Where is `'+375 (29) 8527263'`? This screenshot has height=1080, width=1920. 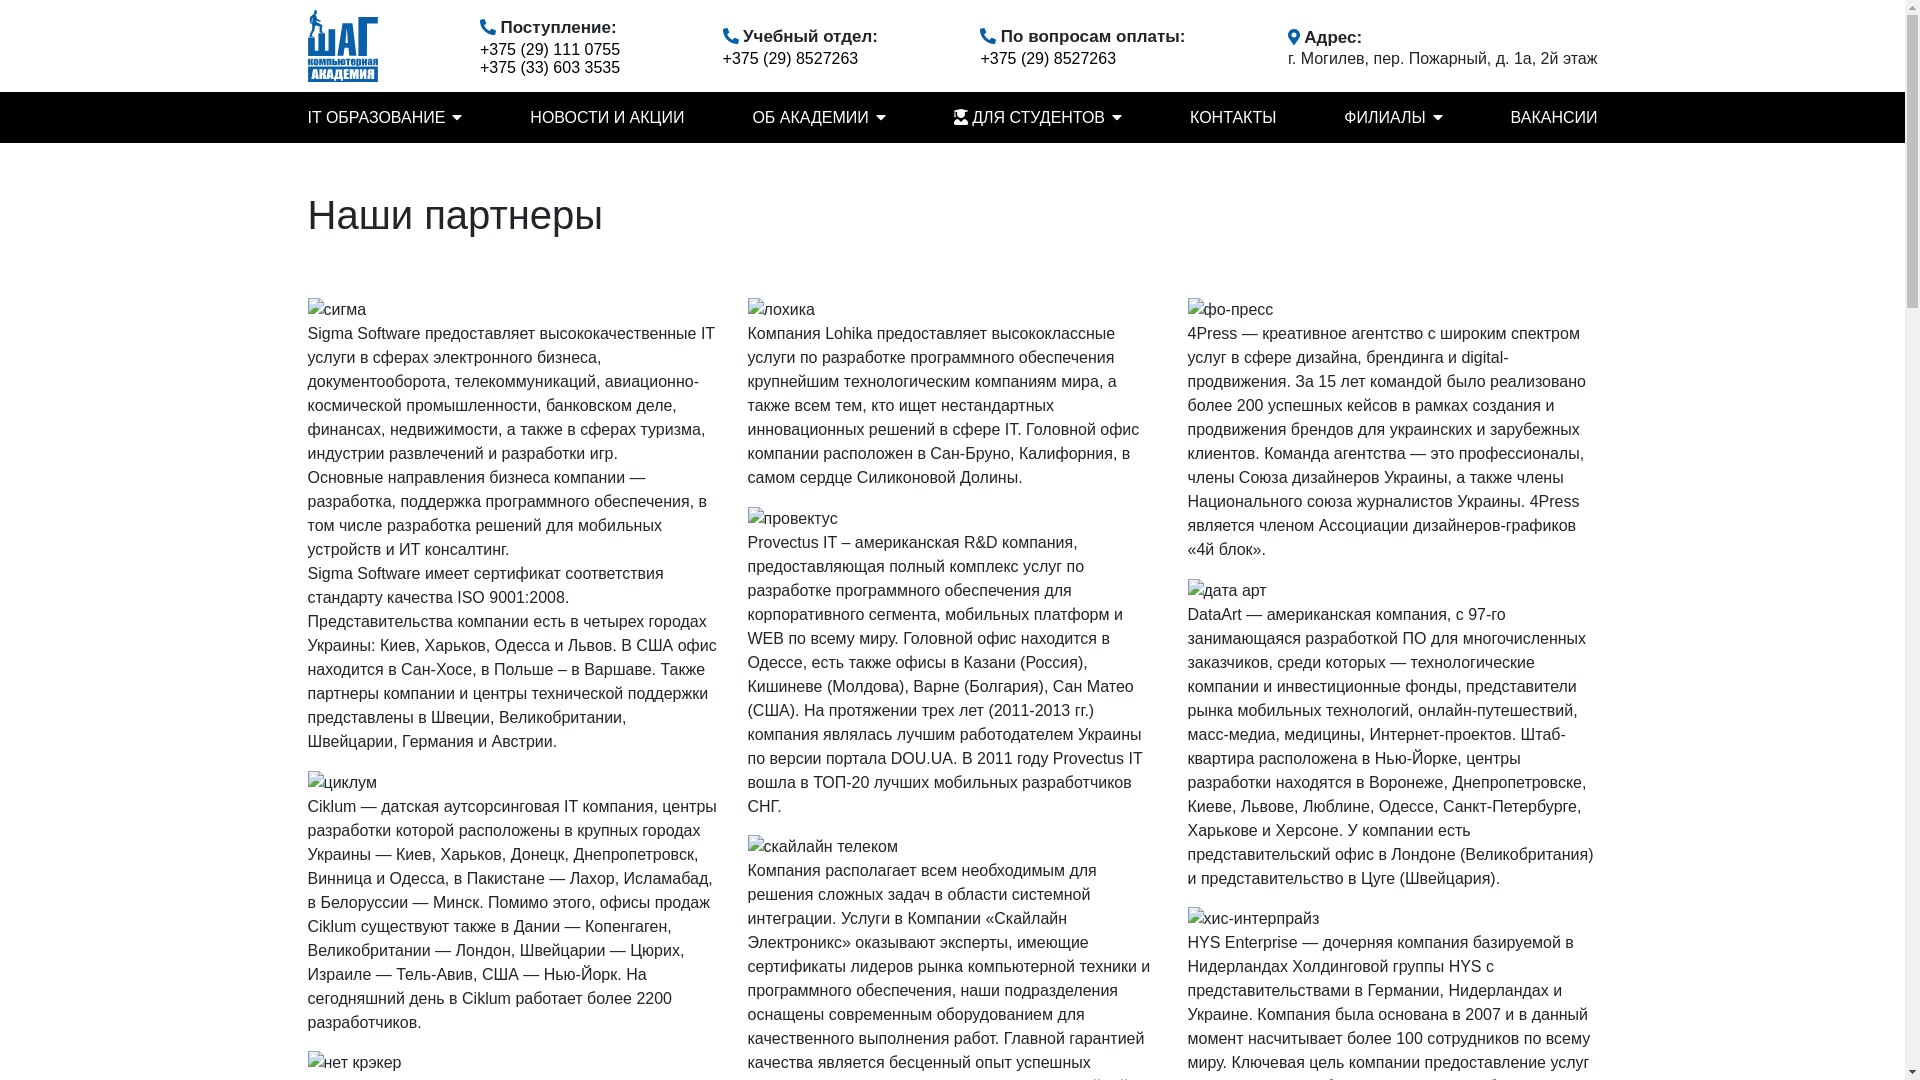
'+375 (29) 8527263' is located at coordinates (1046, 57).